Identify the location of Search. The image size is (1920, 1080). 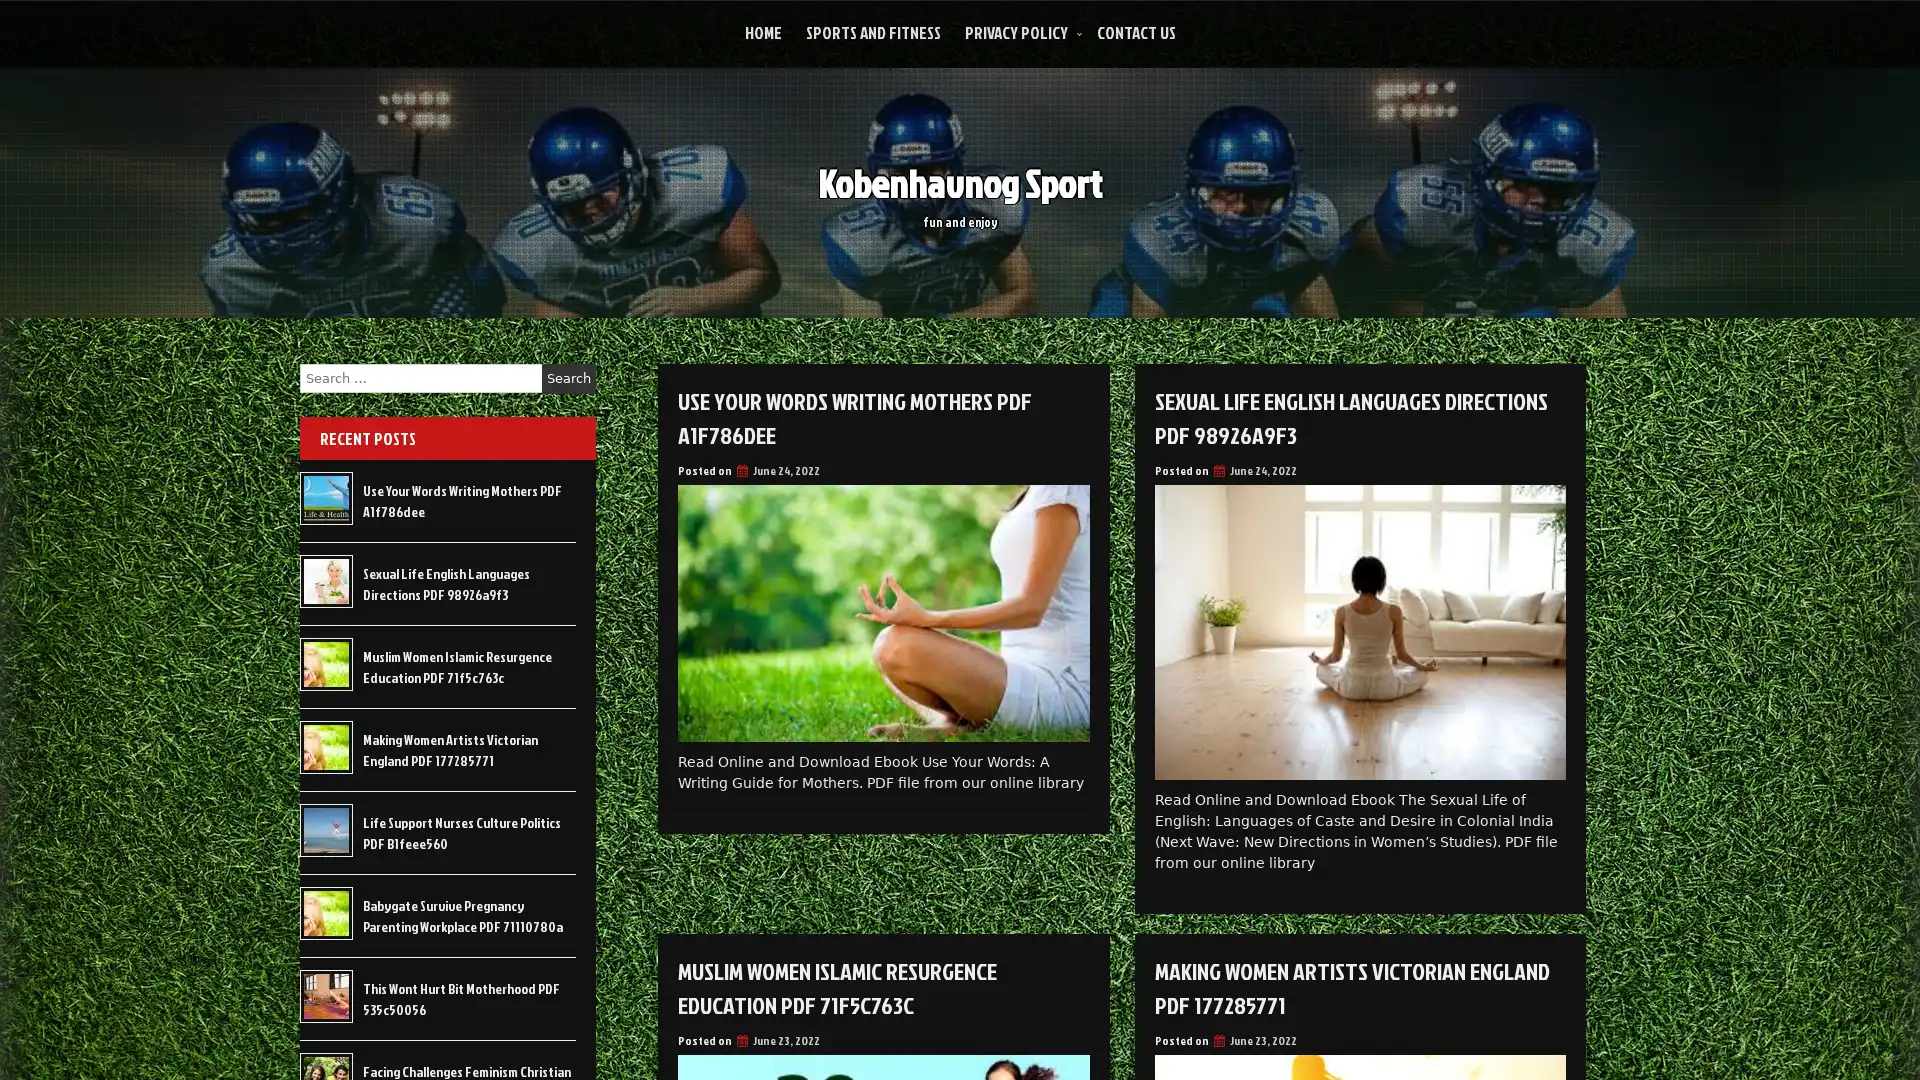
(568, 378).